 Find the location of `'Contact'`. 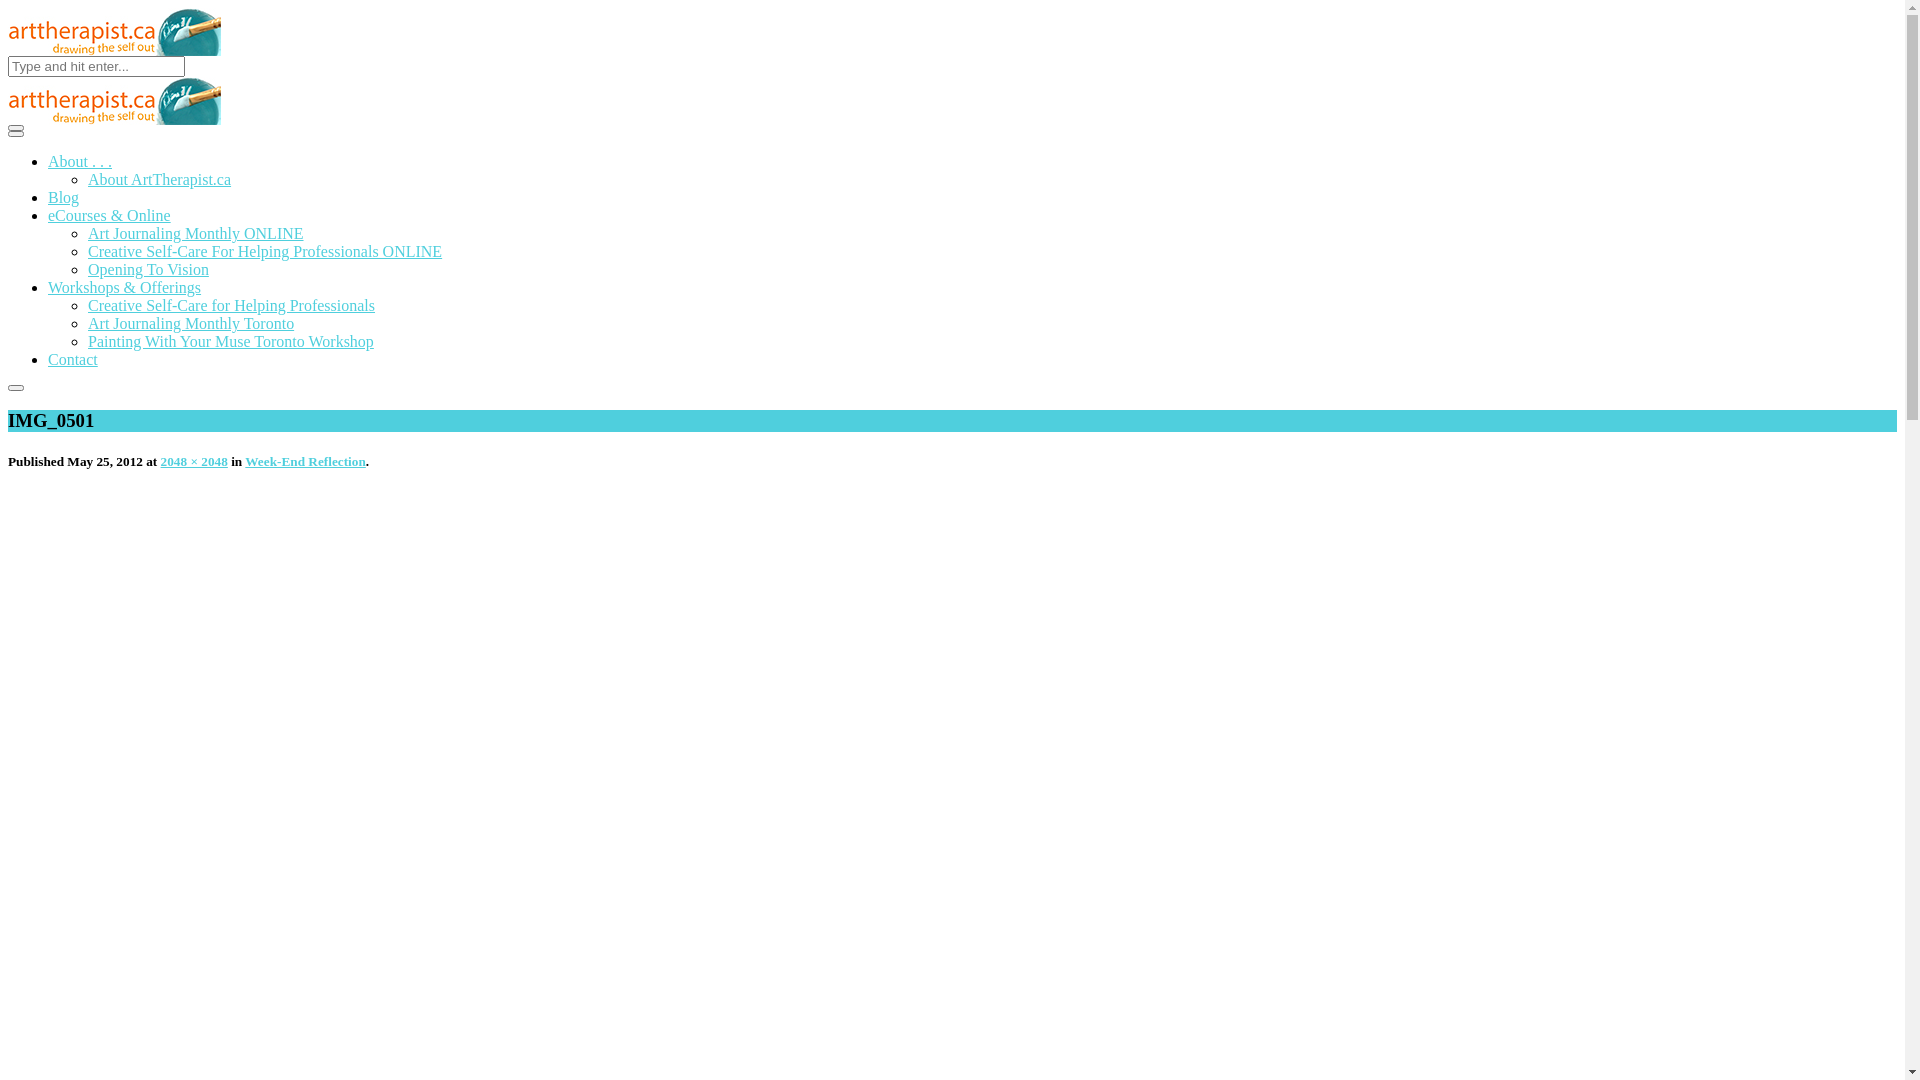

'Contact' is located at coordinates (72, 358).